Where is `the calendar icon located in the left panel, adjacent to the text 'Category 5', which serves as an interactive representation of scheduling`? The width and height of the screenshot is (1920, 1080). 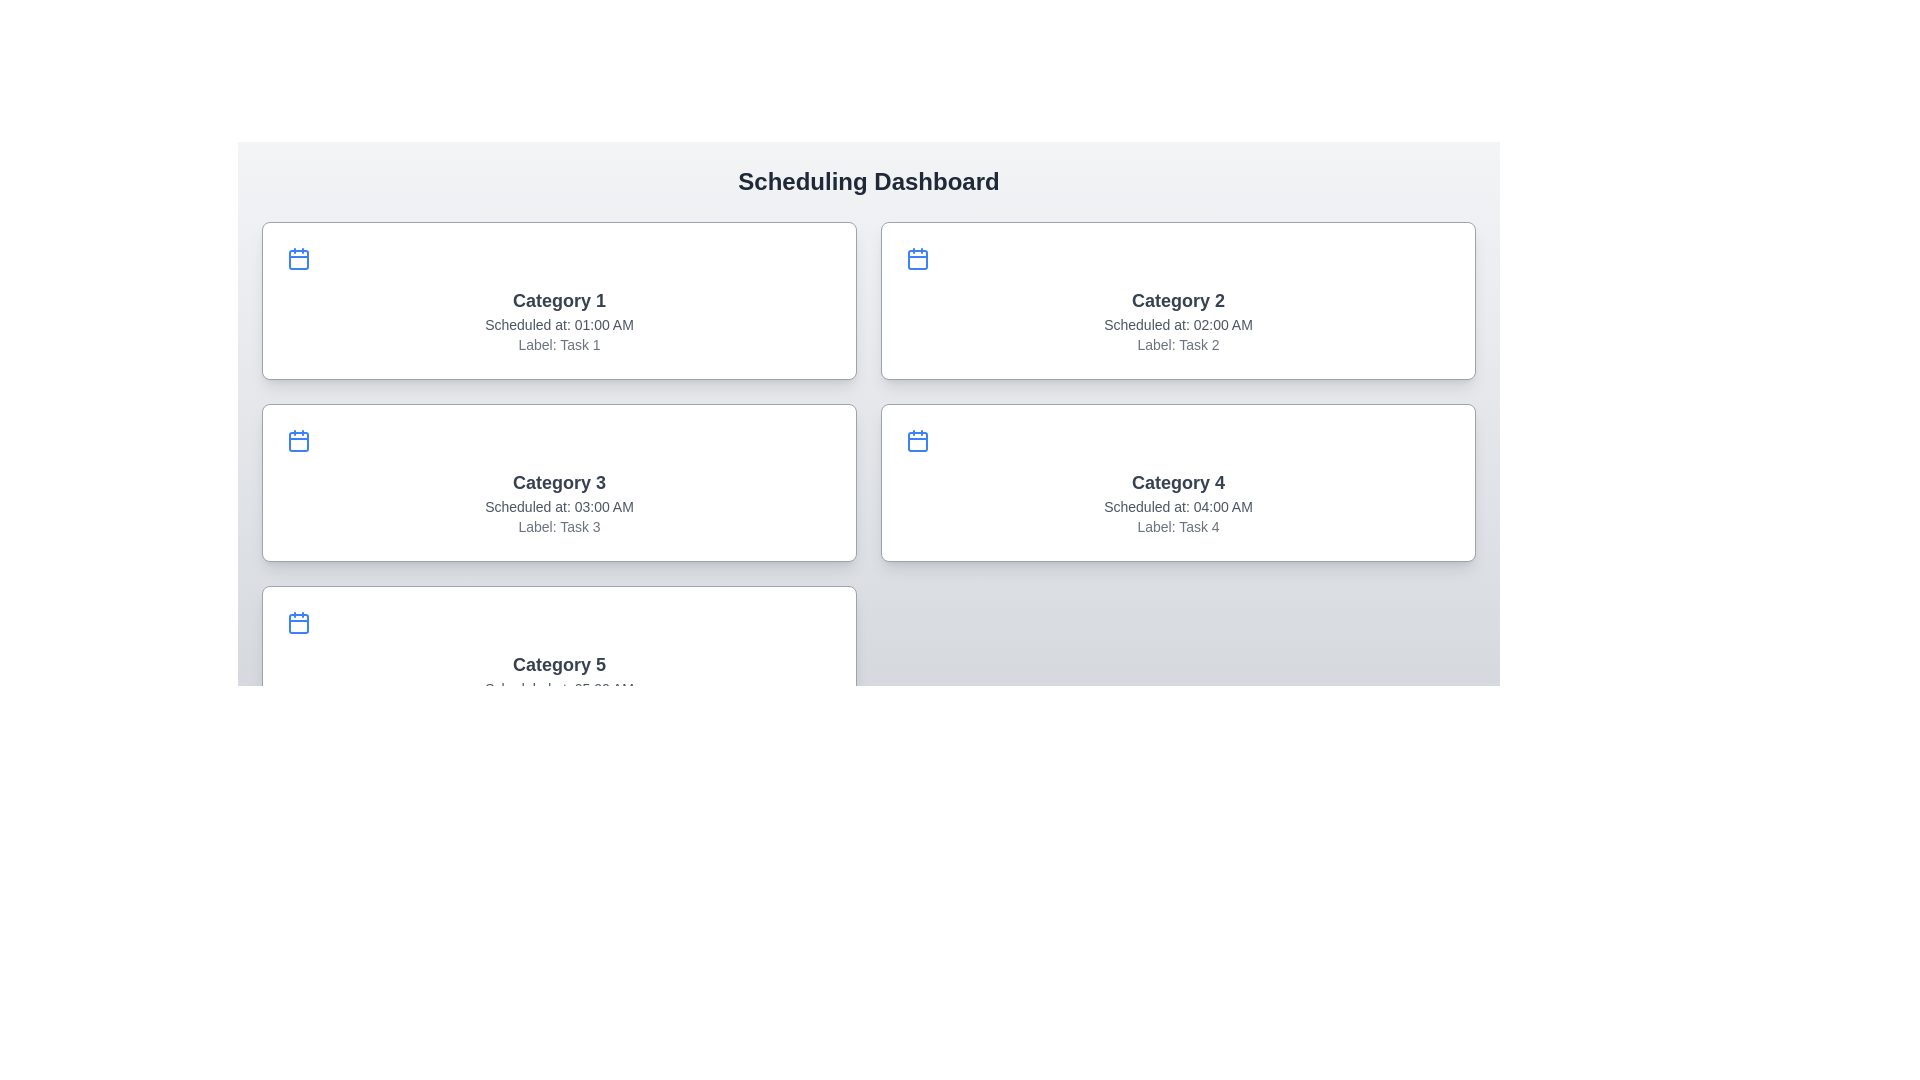 the calendar icon located in the left panel, adjacent to the text 'Category 5', which serves as an interactive representation of scheduling is located at coordinates (297, 623).